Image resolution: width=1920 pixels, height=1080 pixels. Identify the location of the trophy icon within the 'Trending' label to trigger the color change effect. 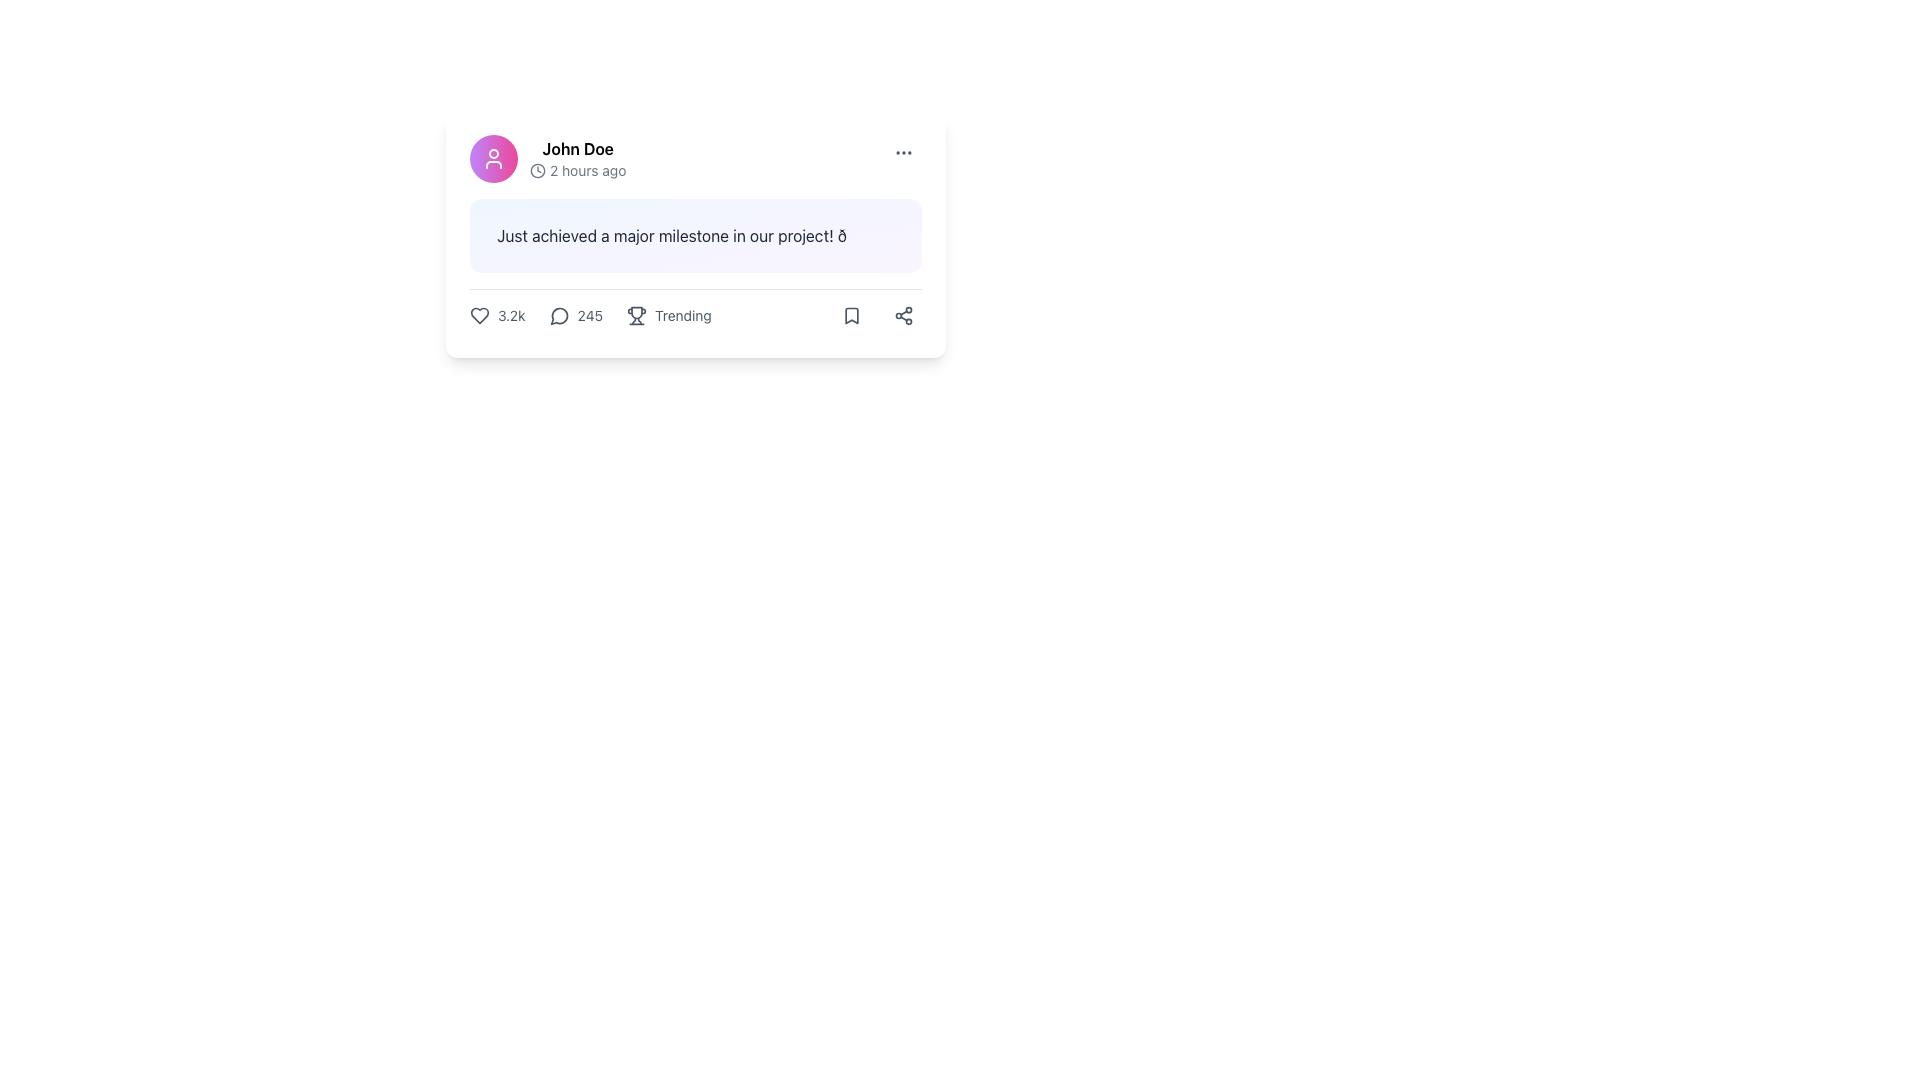
(636, 315).